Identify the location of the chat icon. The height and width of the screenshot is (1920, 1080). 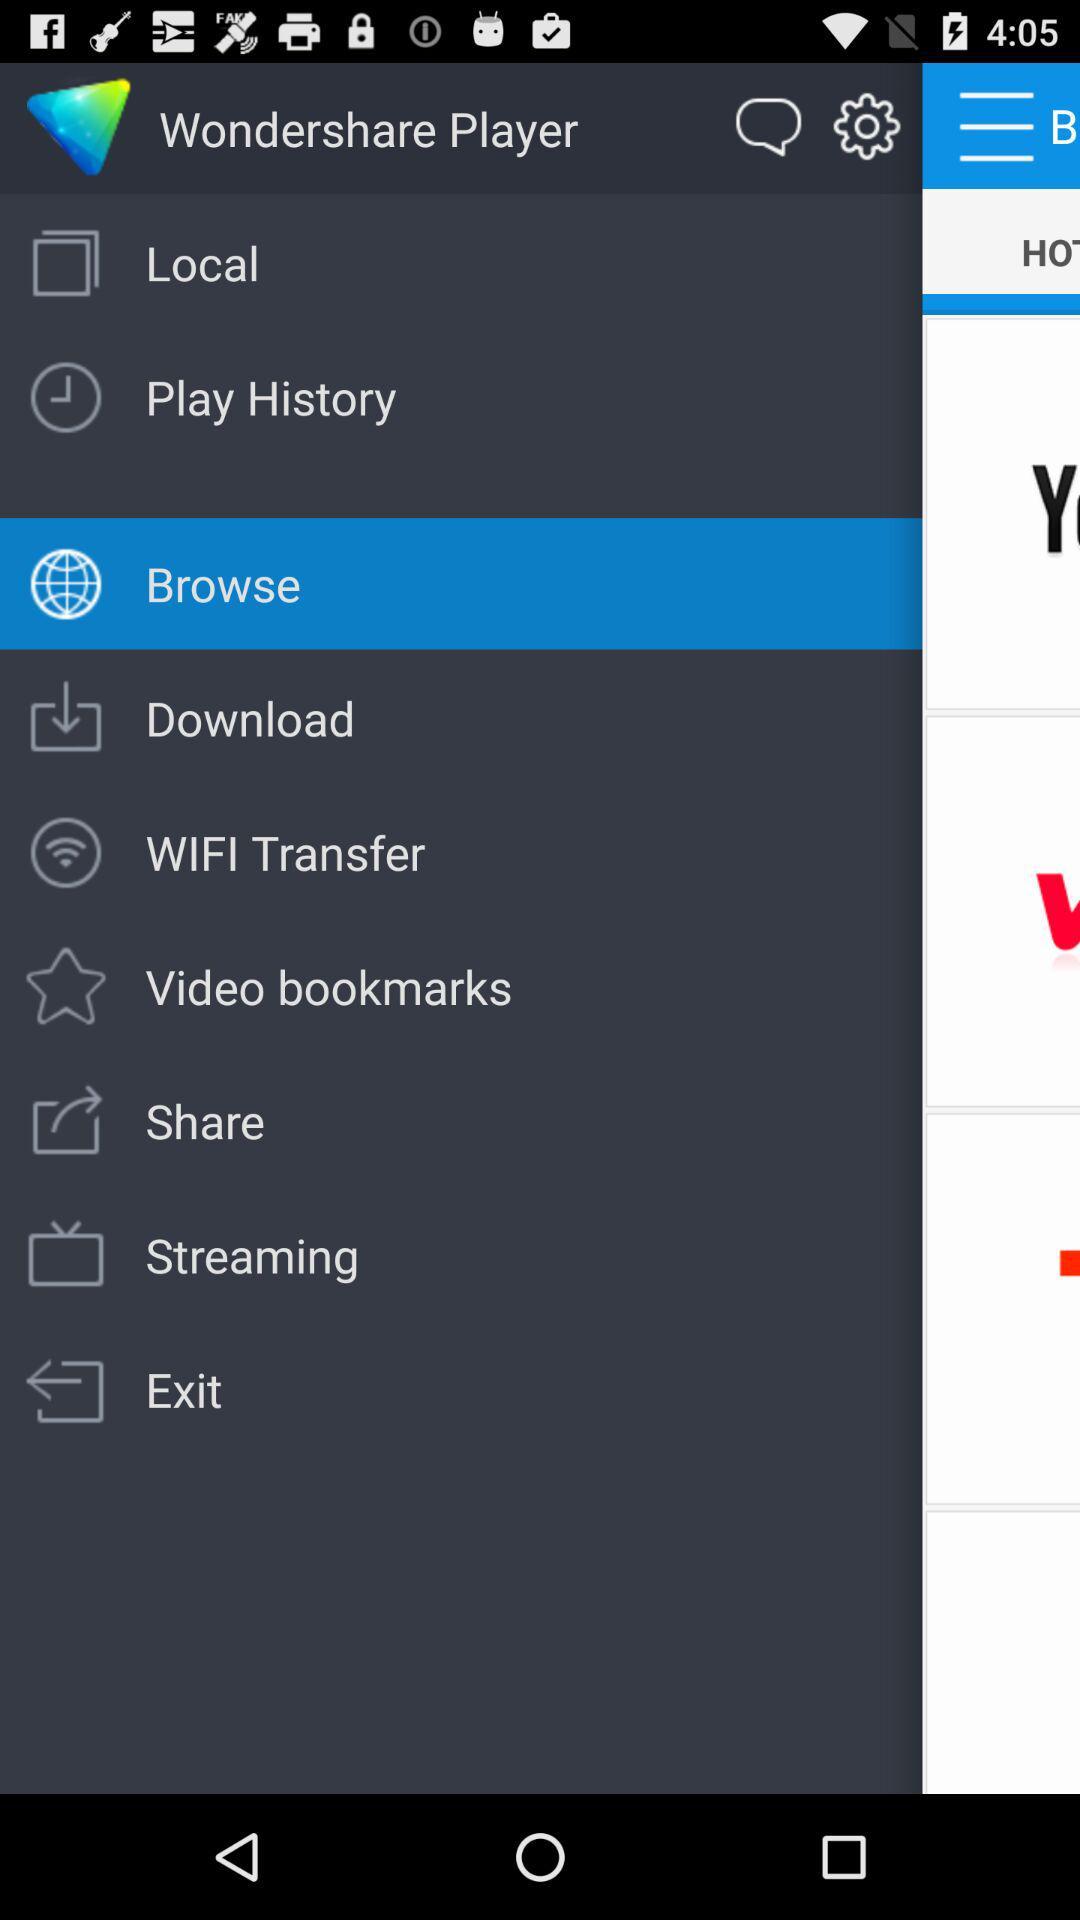
(768, 136).